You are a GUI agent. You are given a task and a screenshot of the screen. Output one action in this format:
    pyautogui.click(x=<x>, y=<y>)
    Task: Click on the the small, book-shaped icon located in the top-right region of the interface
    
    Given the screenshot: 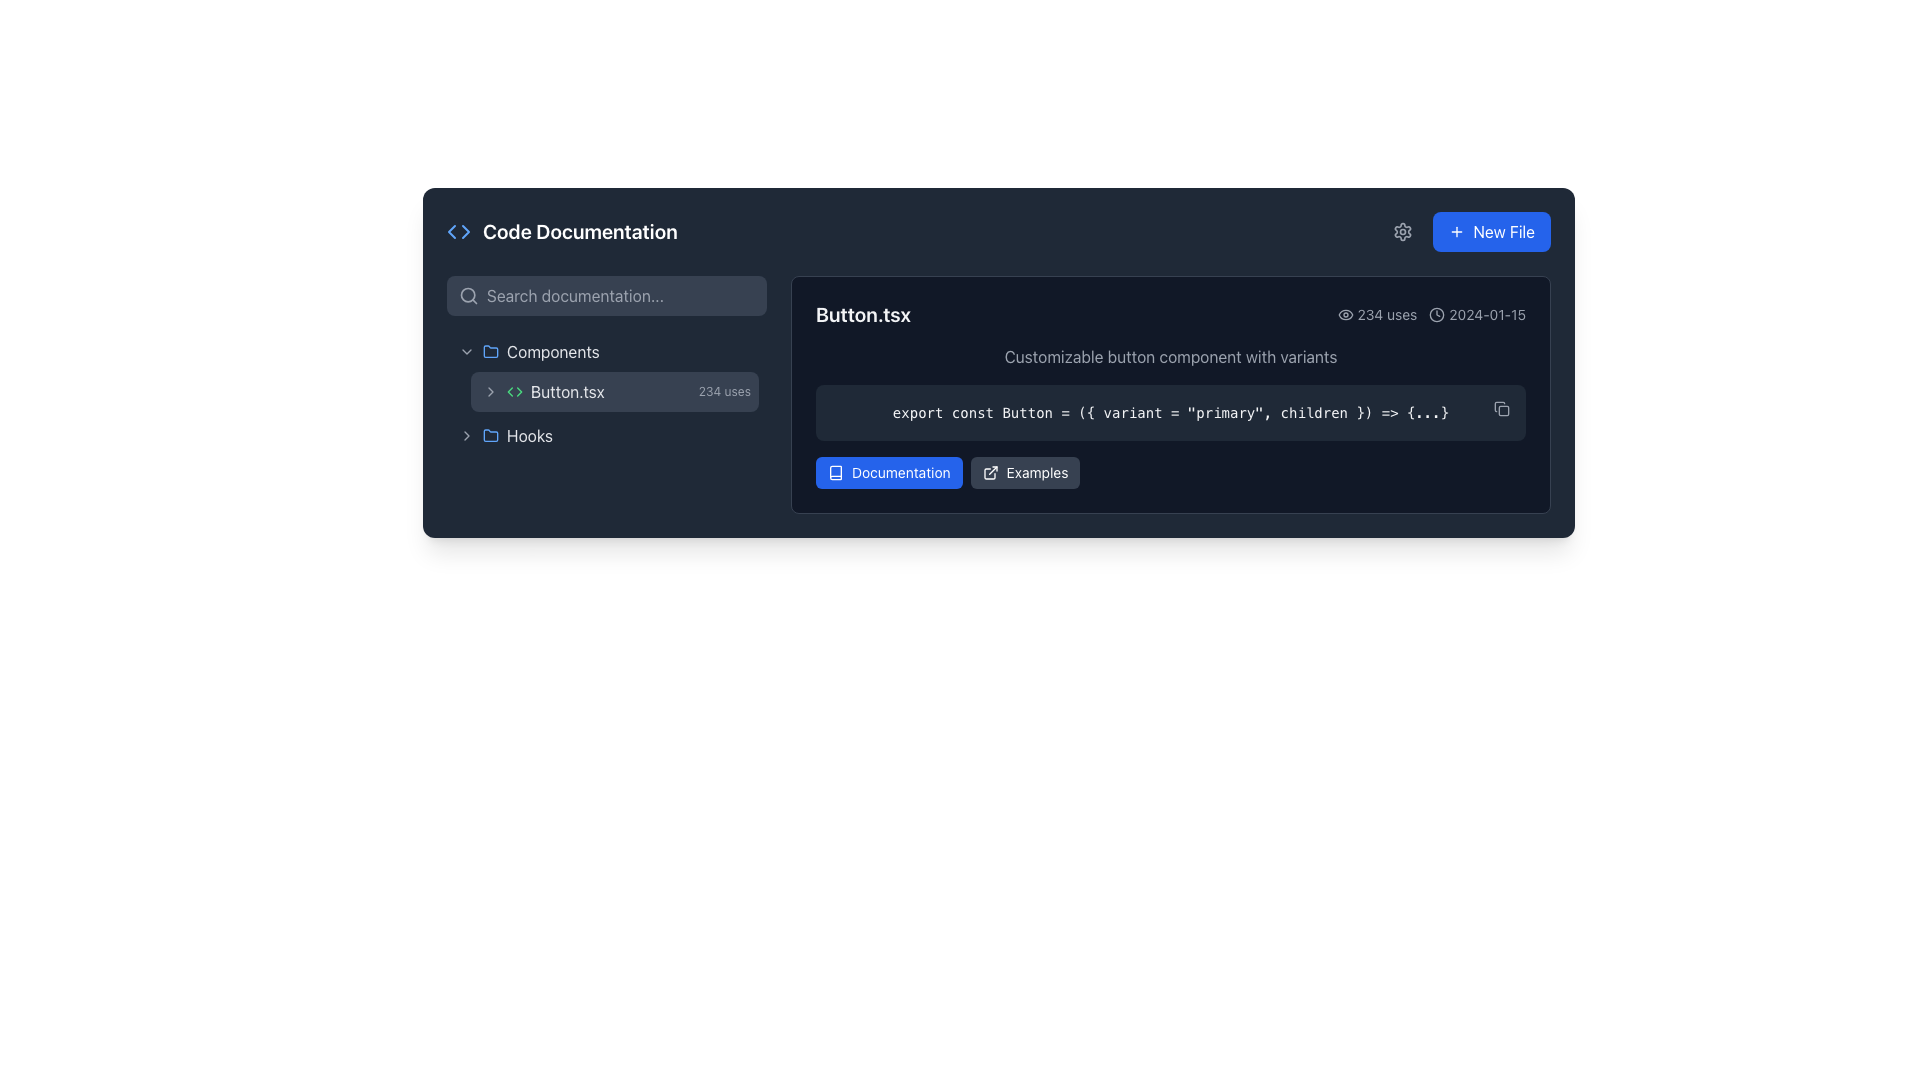 What is the action you would take?
    pyautogui.click(x=835, y=473)
    